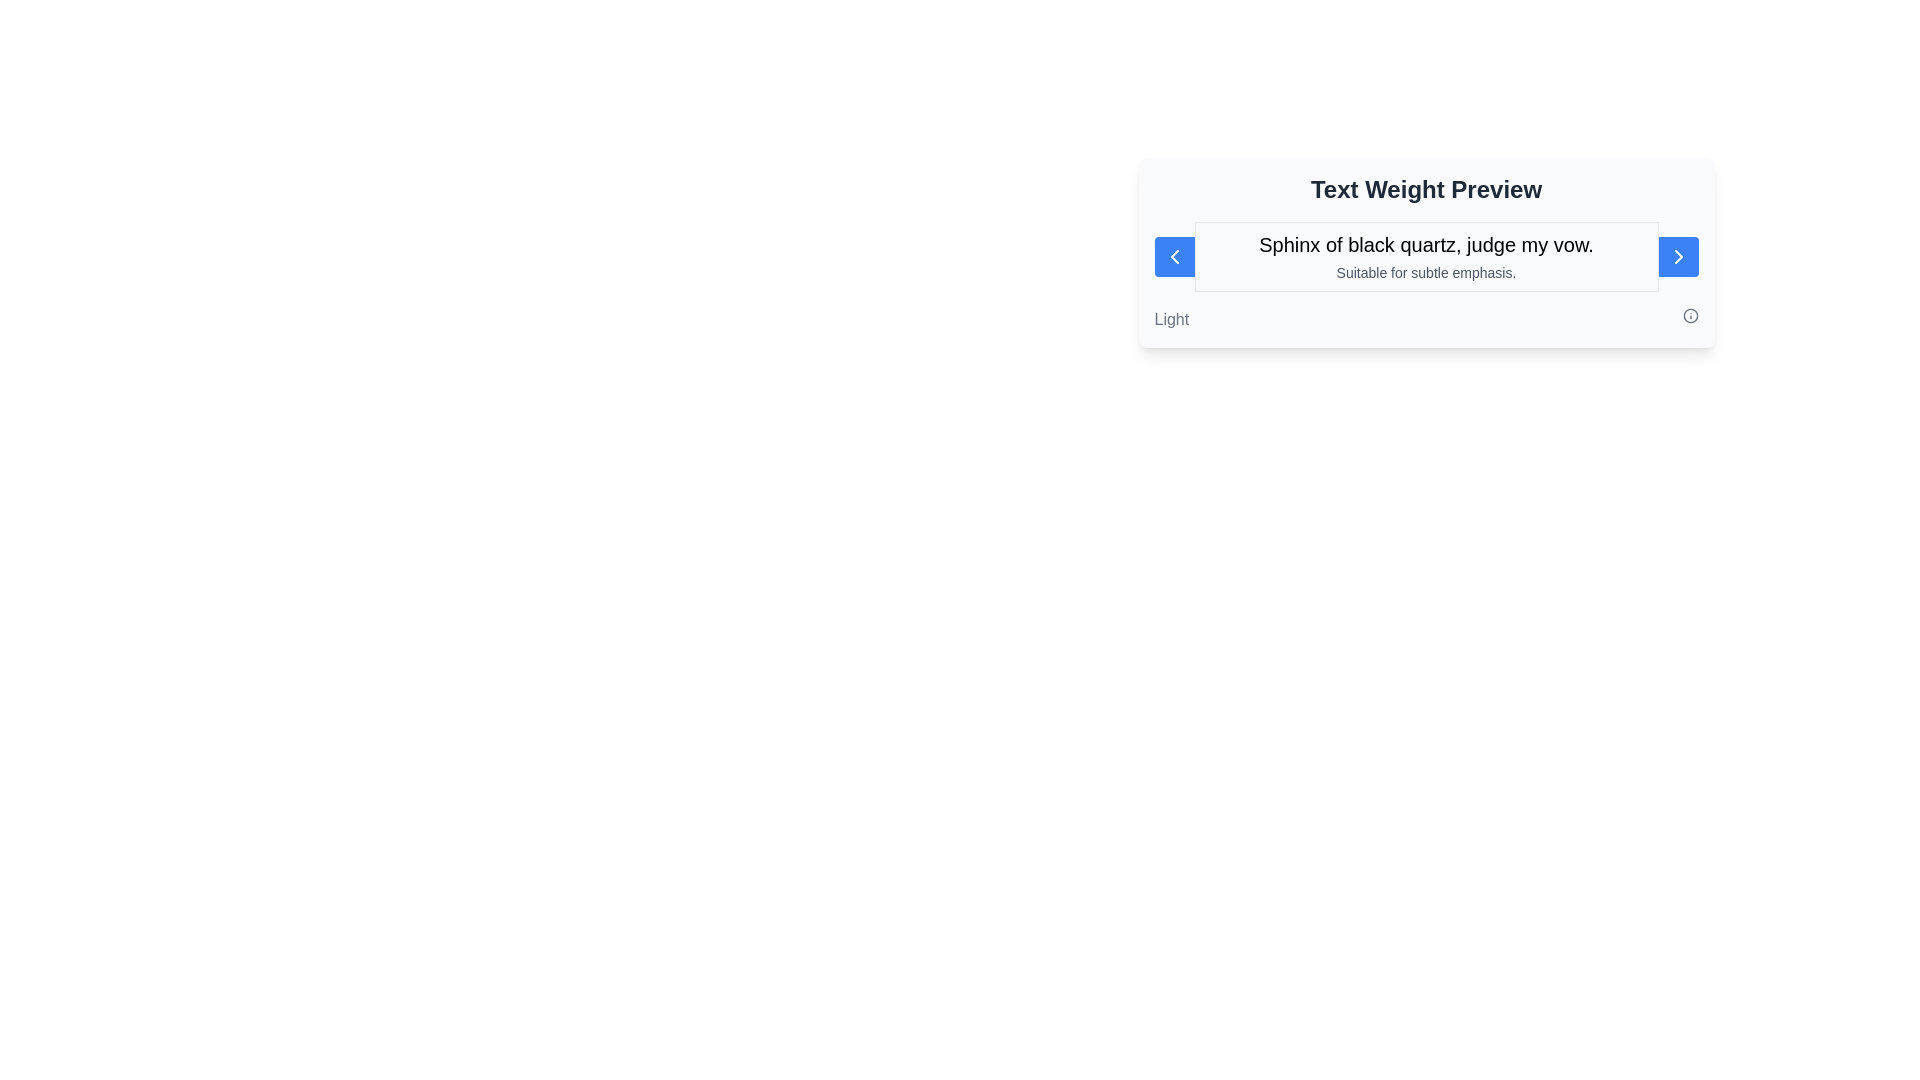 This screenshot has height=1080, width=1920. I want to click on the rightward-pointing chevron arrow icon embedded inside the rectangular button located at the far right of the content section, so click(1678, 256).